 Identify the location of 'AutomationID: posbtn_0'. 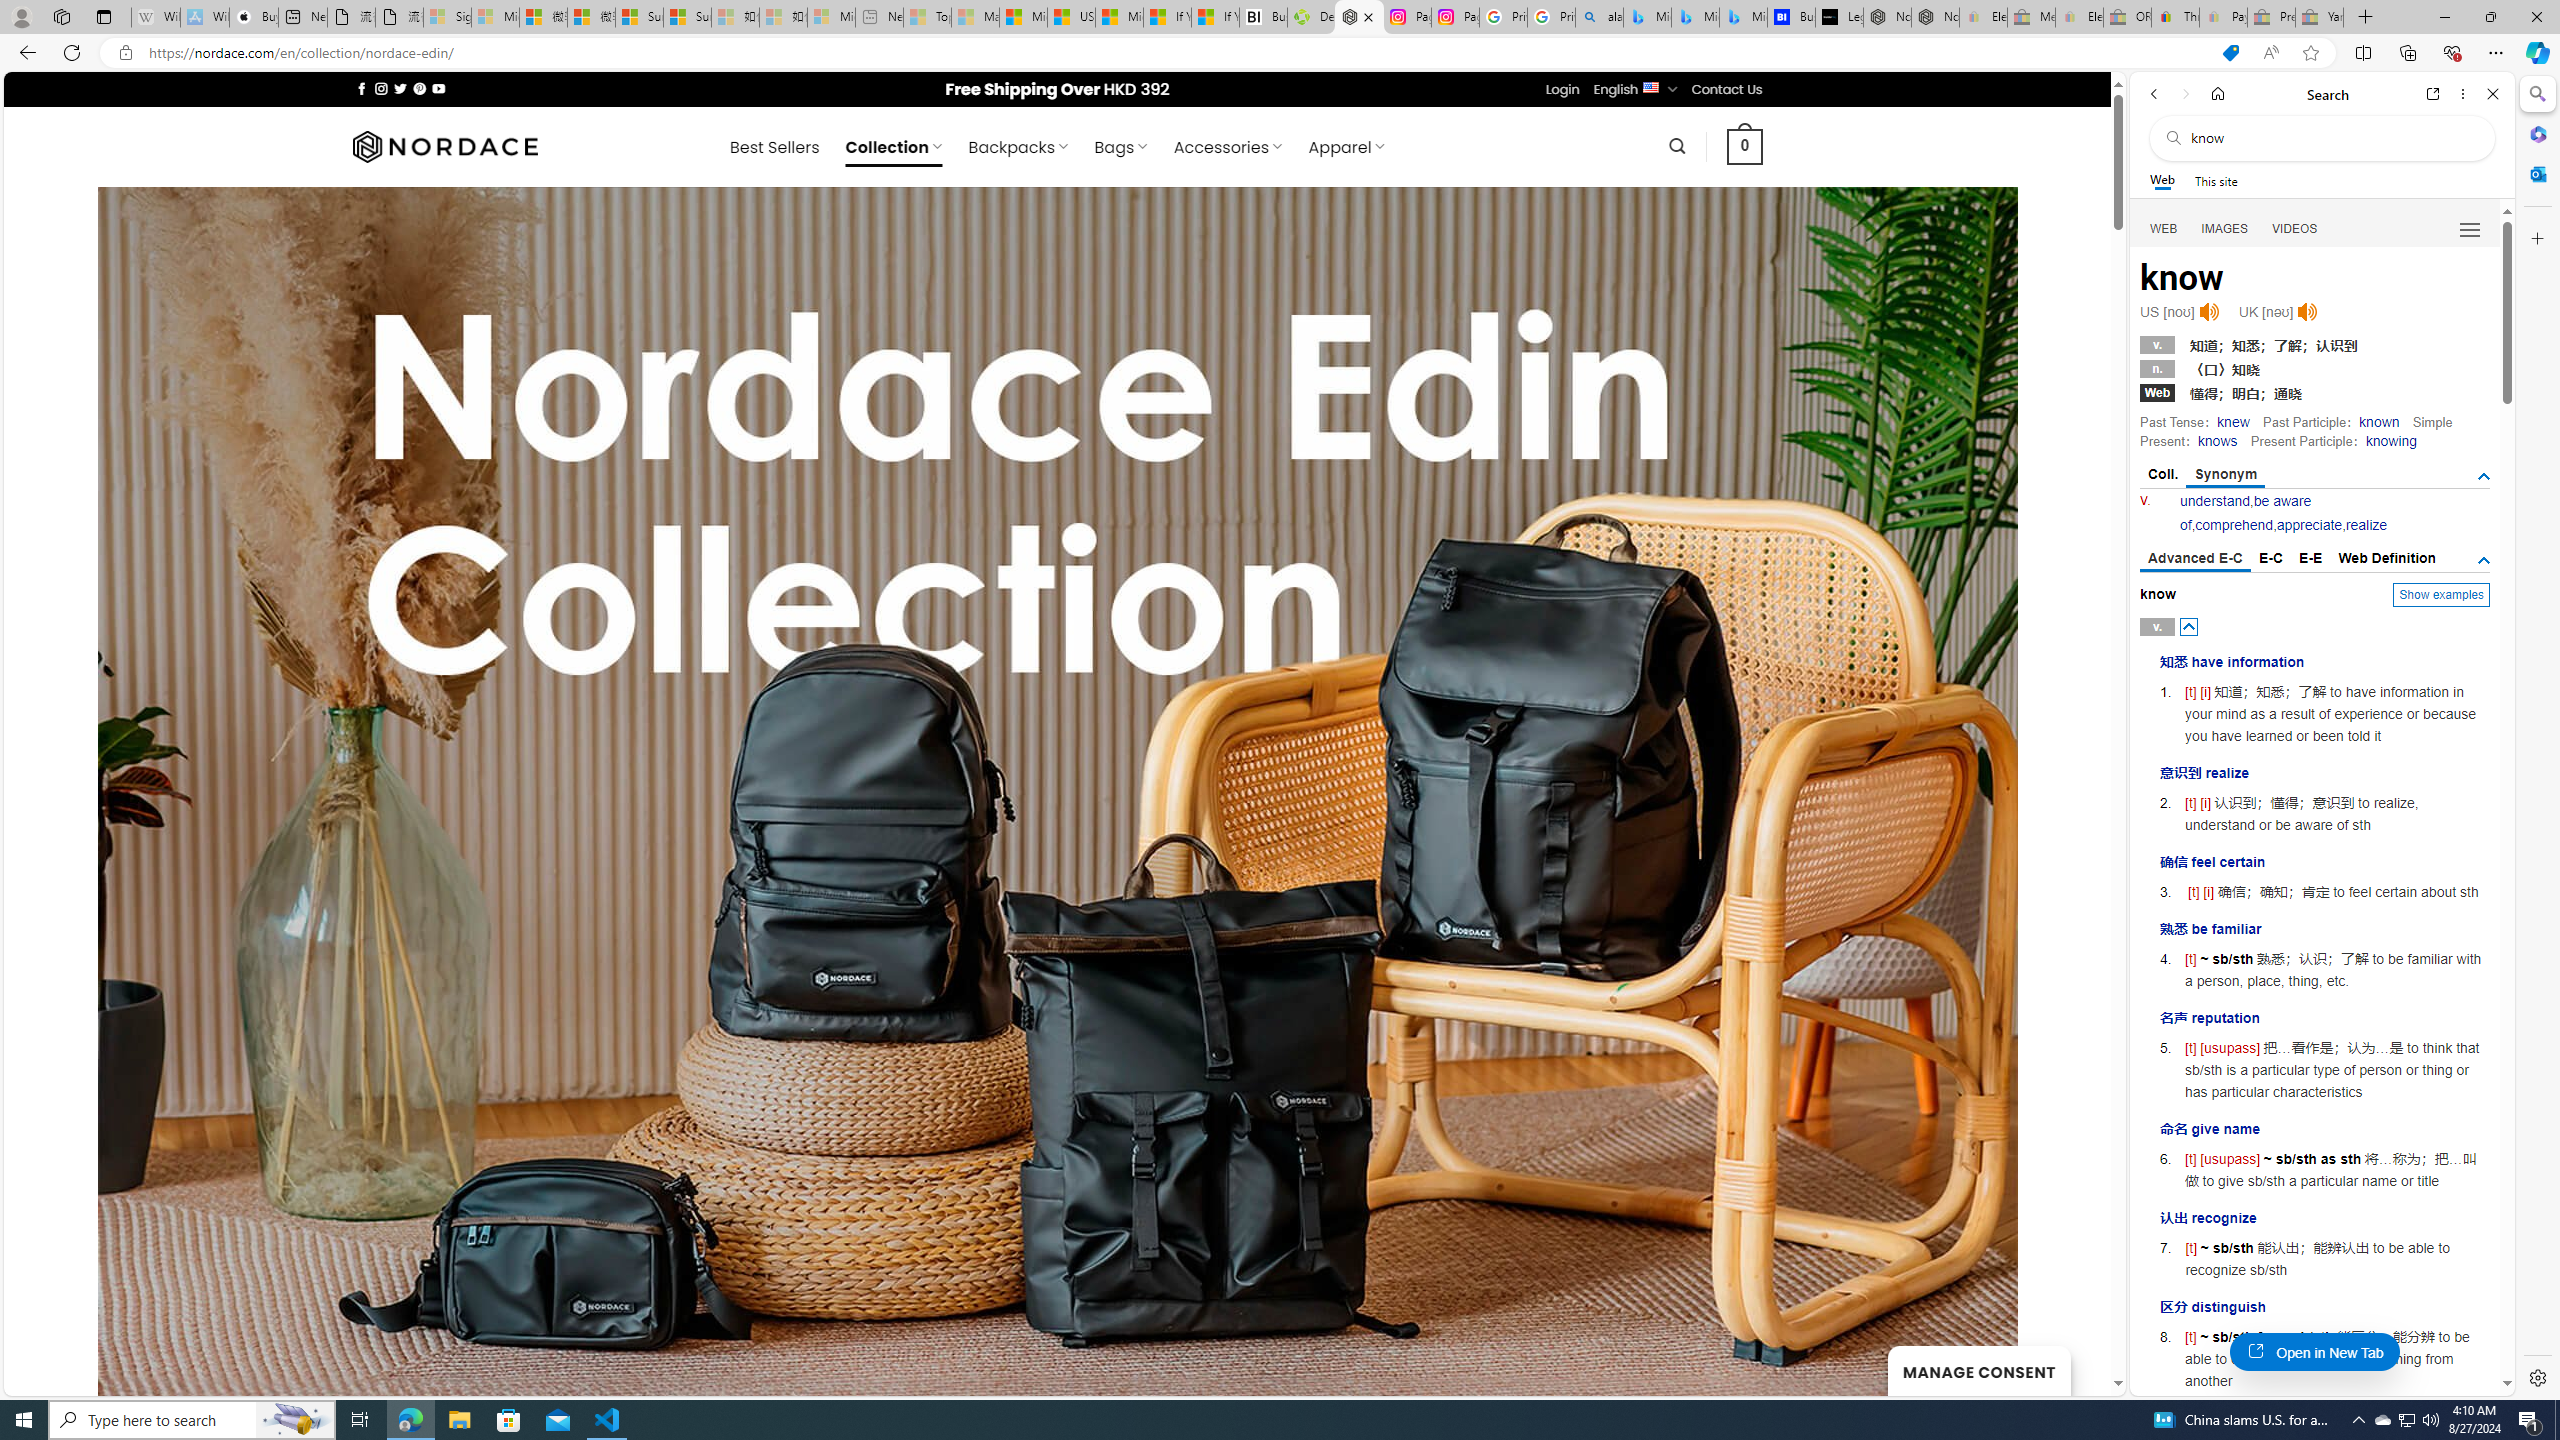
(2189, 627).